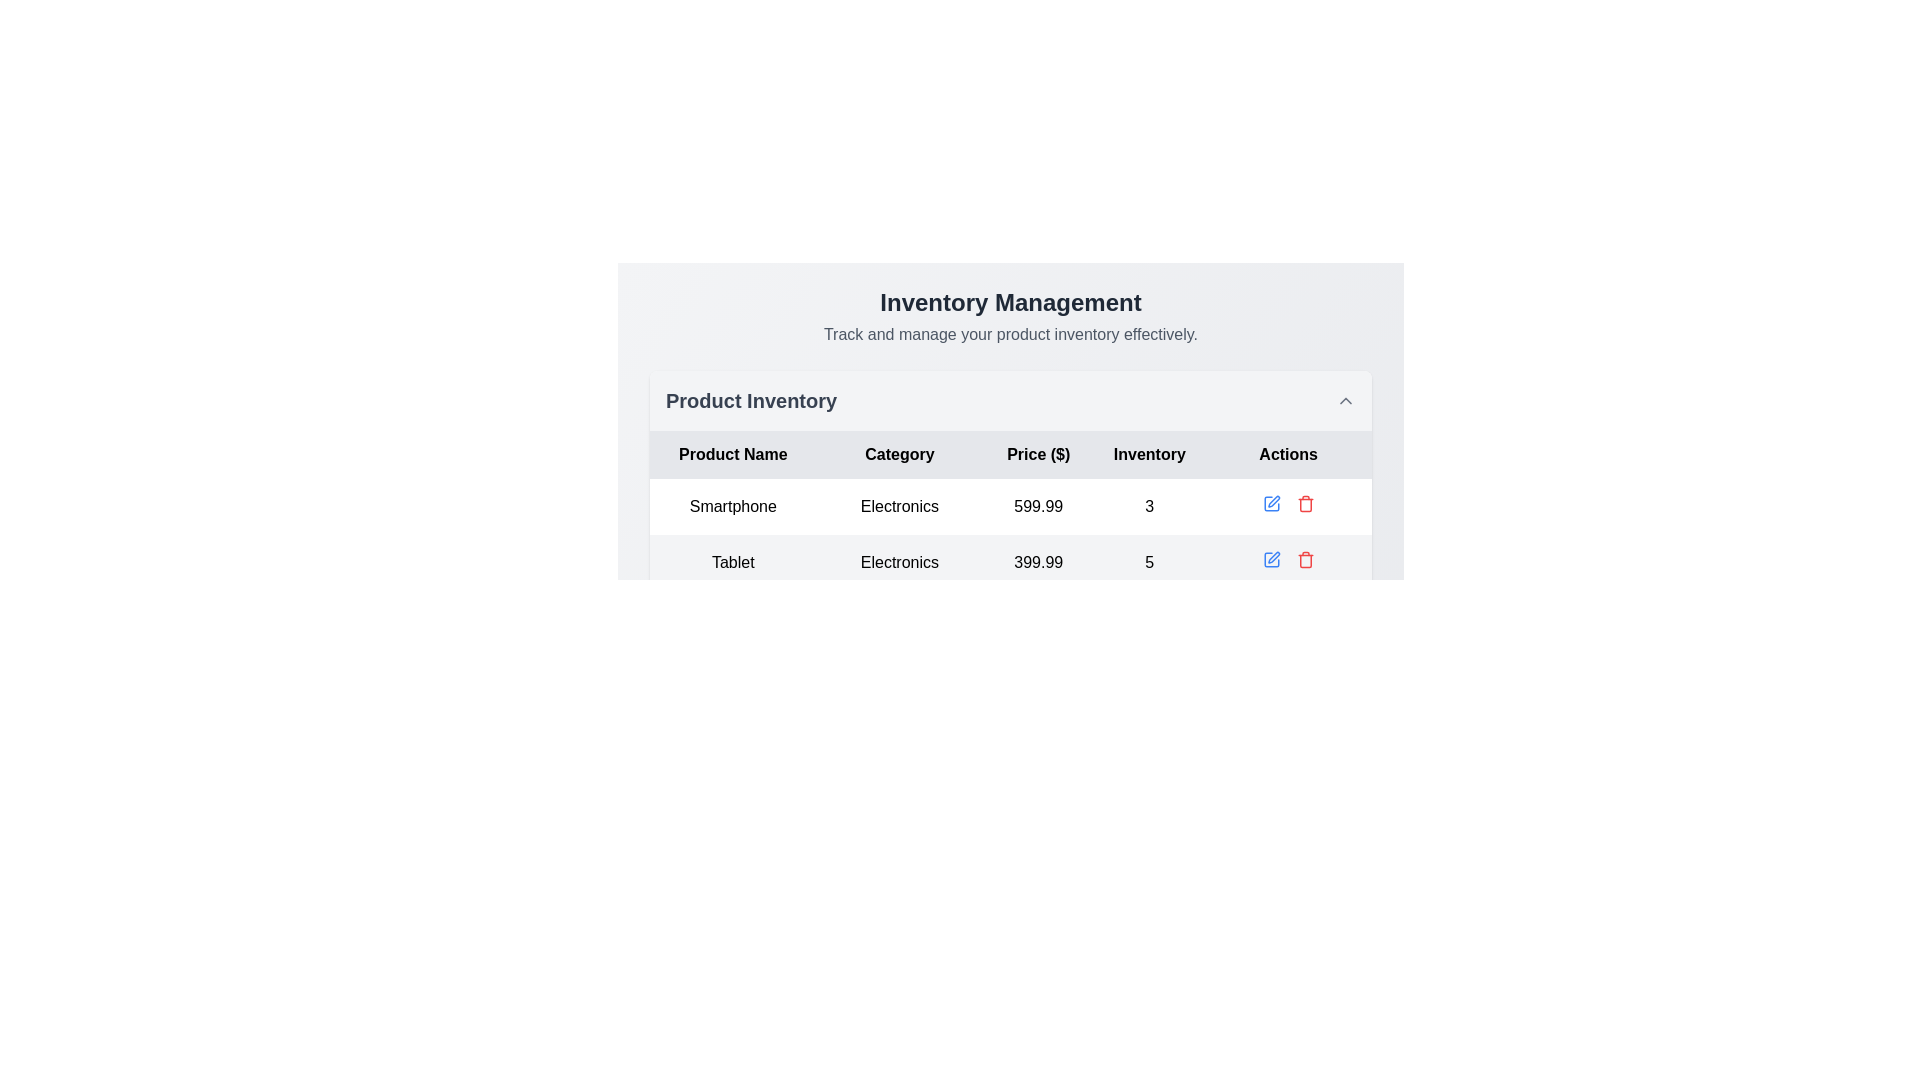 This screenshot has height=1080, width=1920. I want to click on the side walls and bottom of the trash can icon located in the 'Actions' column of the second row of the inventory table, so click(1305, 504).